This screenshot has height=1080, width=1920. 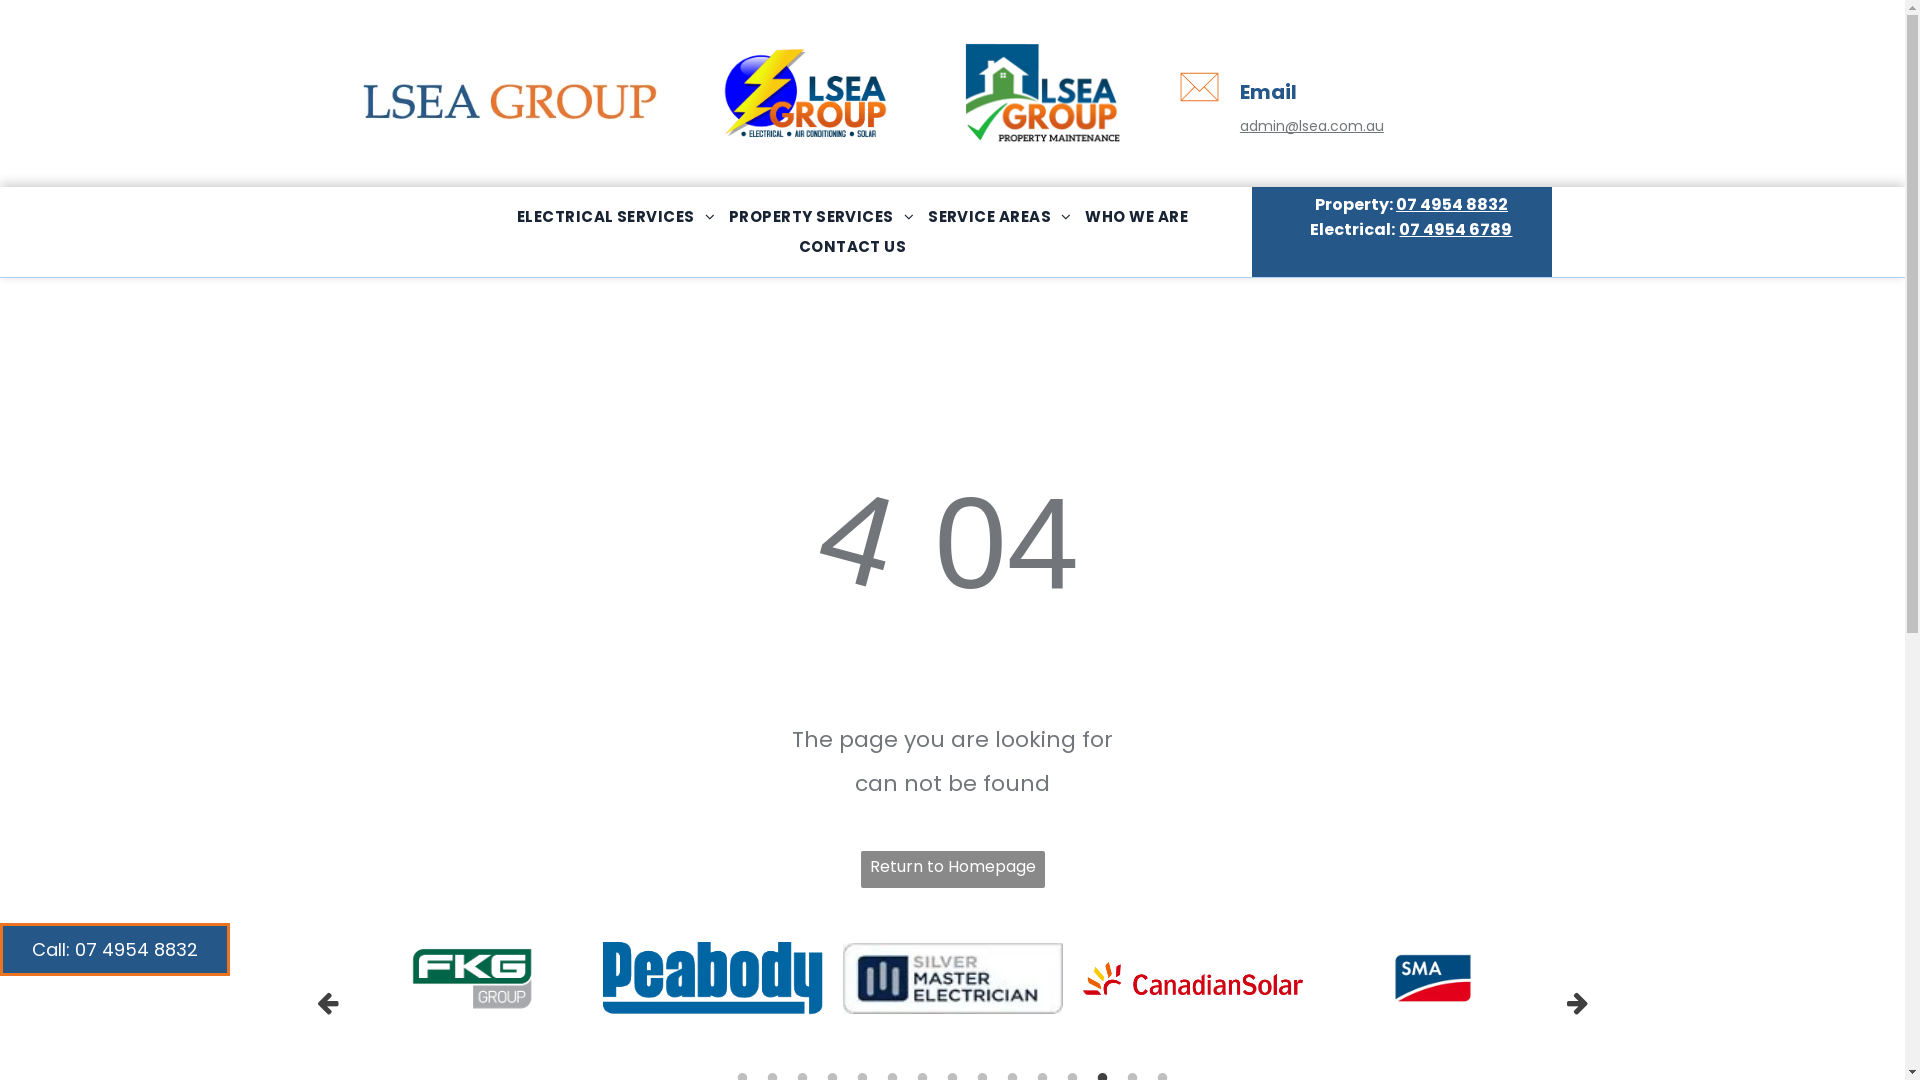 What do you see at coordinates (1311, 126) in the screenshot?
I see `'admin@lsea.com.au'` at bounding box center [1311, 126].